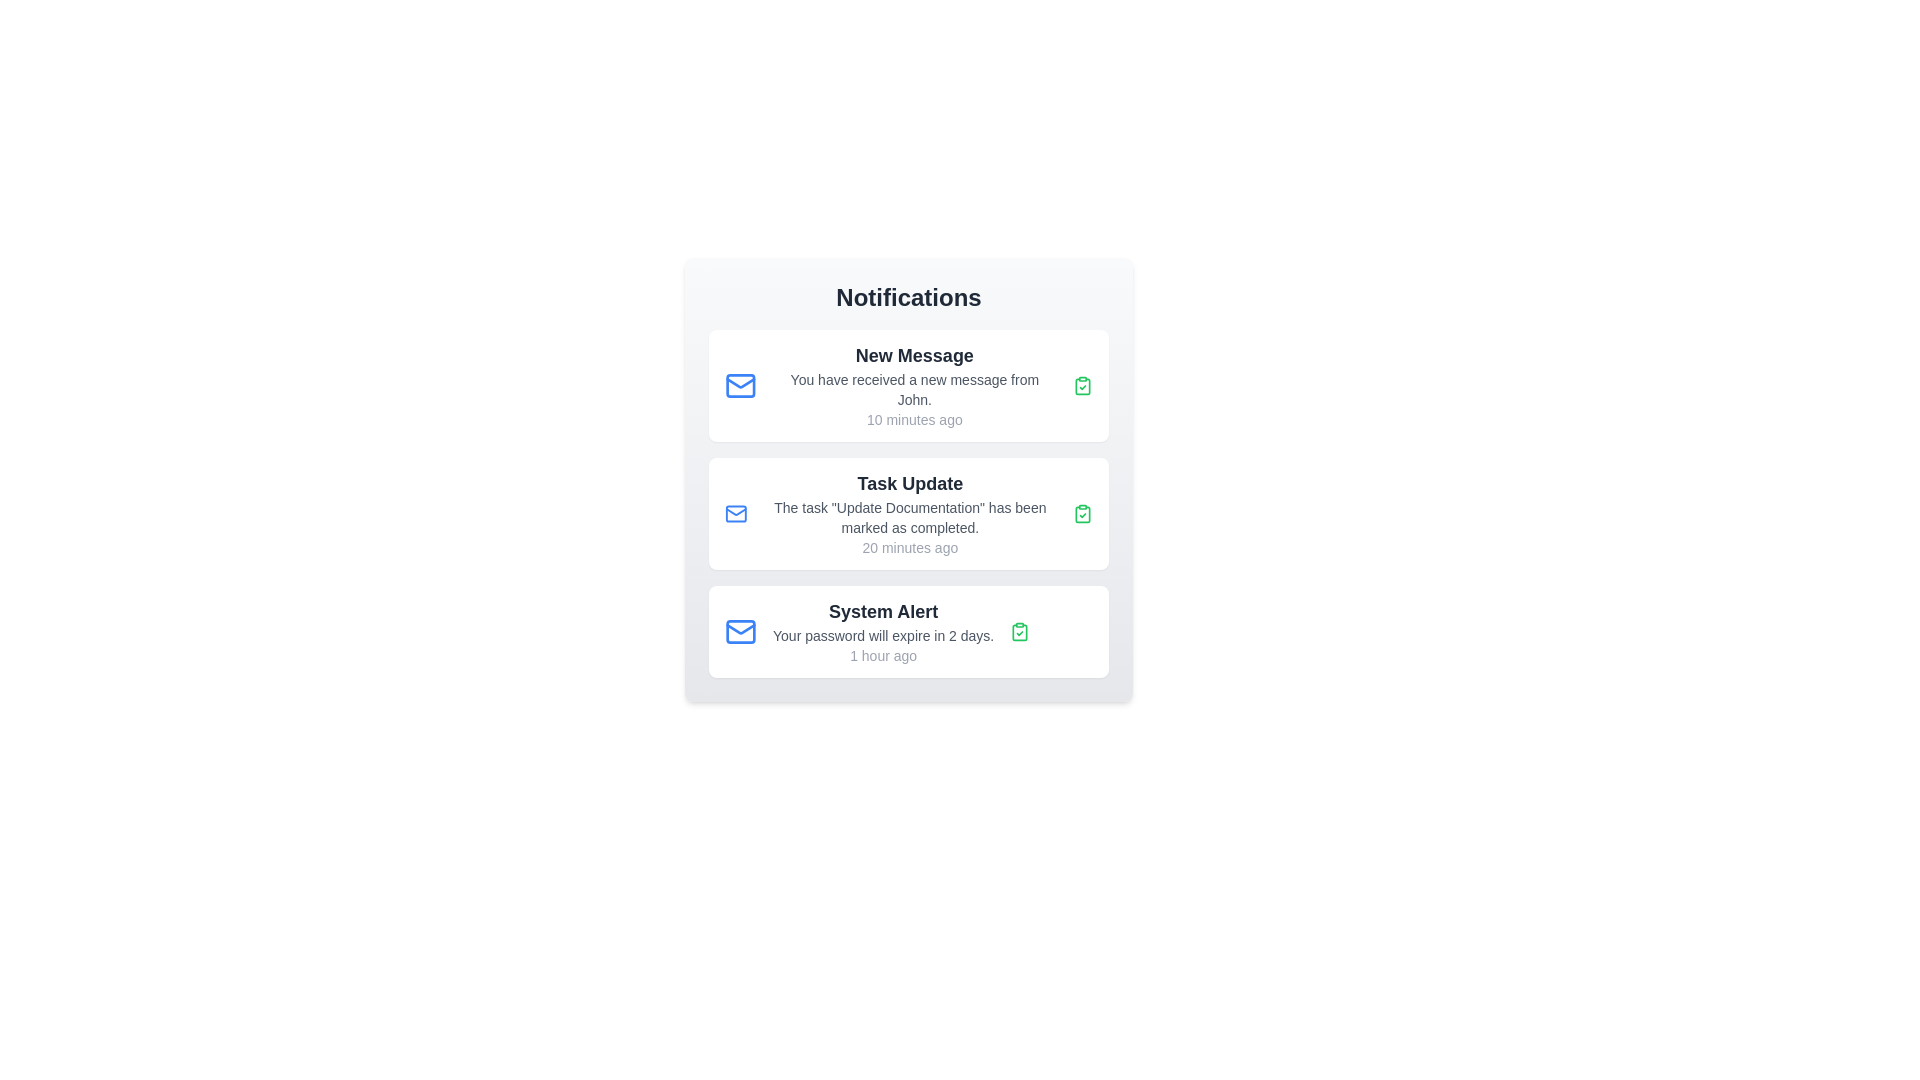  Describe the element at coordinates (1082, 512) in the screenshot. I see `the green icon to mark the notification as read for 2` at that location.